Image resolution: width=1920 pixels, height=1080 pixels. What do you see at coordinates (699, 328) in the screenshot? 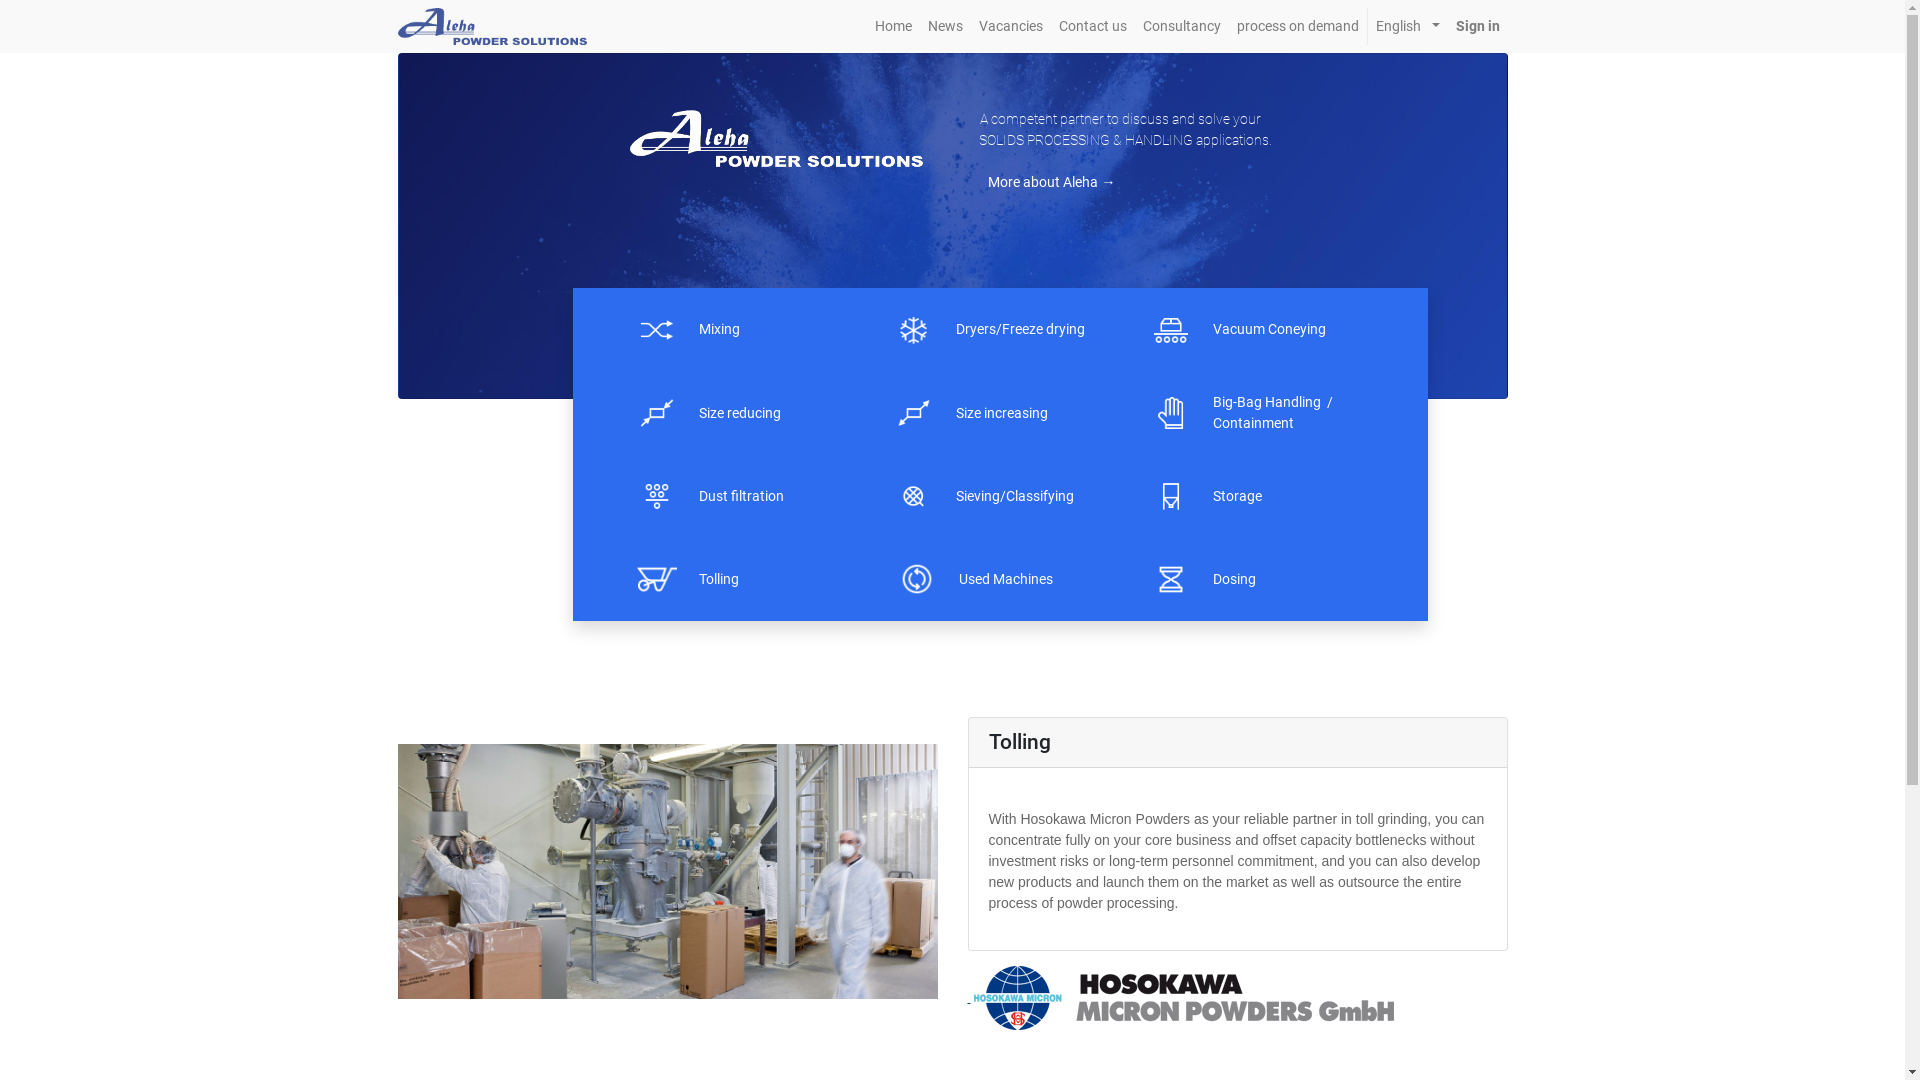
I see `'Mixing'` at bounding box center [699, 328].